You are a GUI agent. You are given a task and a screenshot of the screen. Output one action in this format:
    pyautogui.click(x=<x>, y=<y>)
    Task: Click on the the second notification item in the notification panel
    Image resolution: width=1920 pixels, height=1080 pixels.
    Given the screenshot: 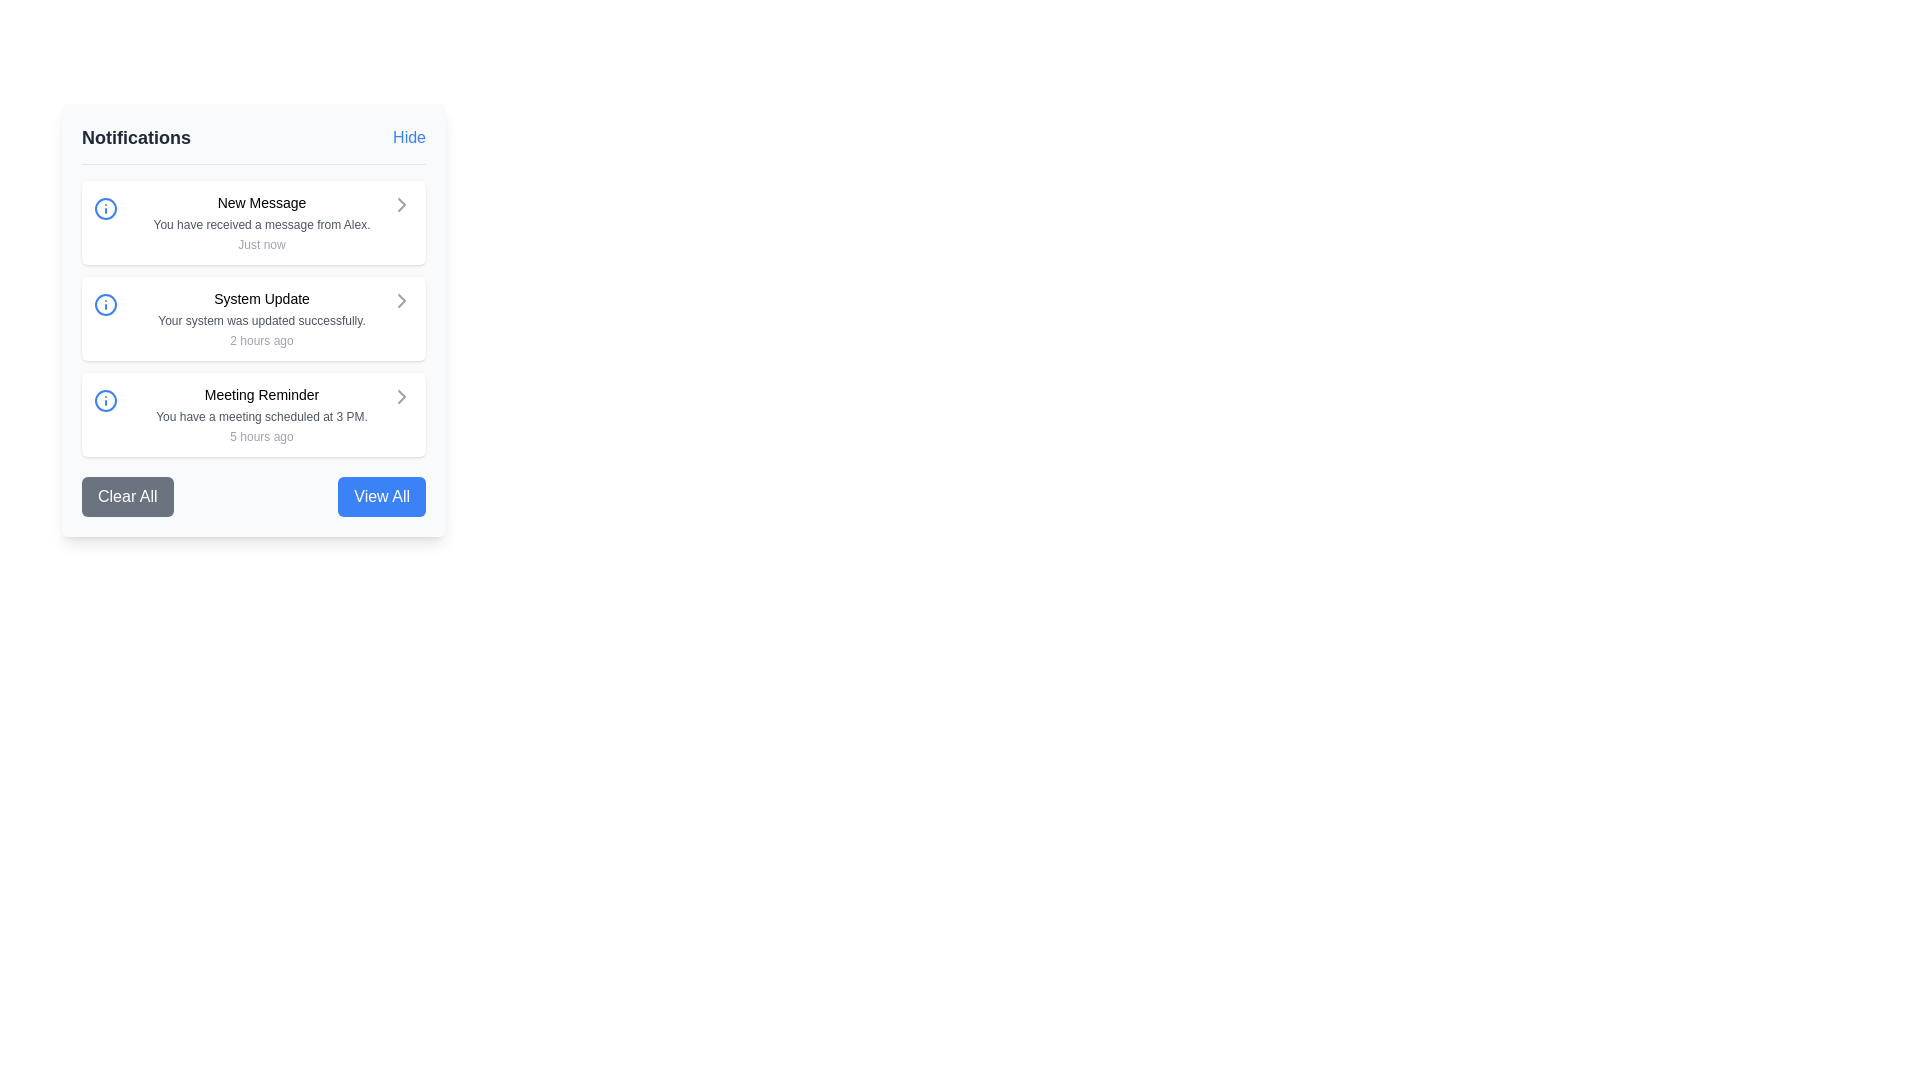 What is the action you would take?
    pyautogui.click(x=261, y=318)
    